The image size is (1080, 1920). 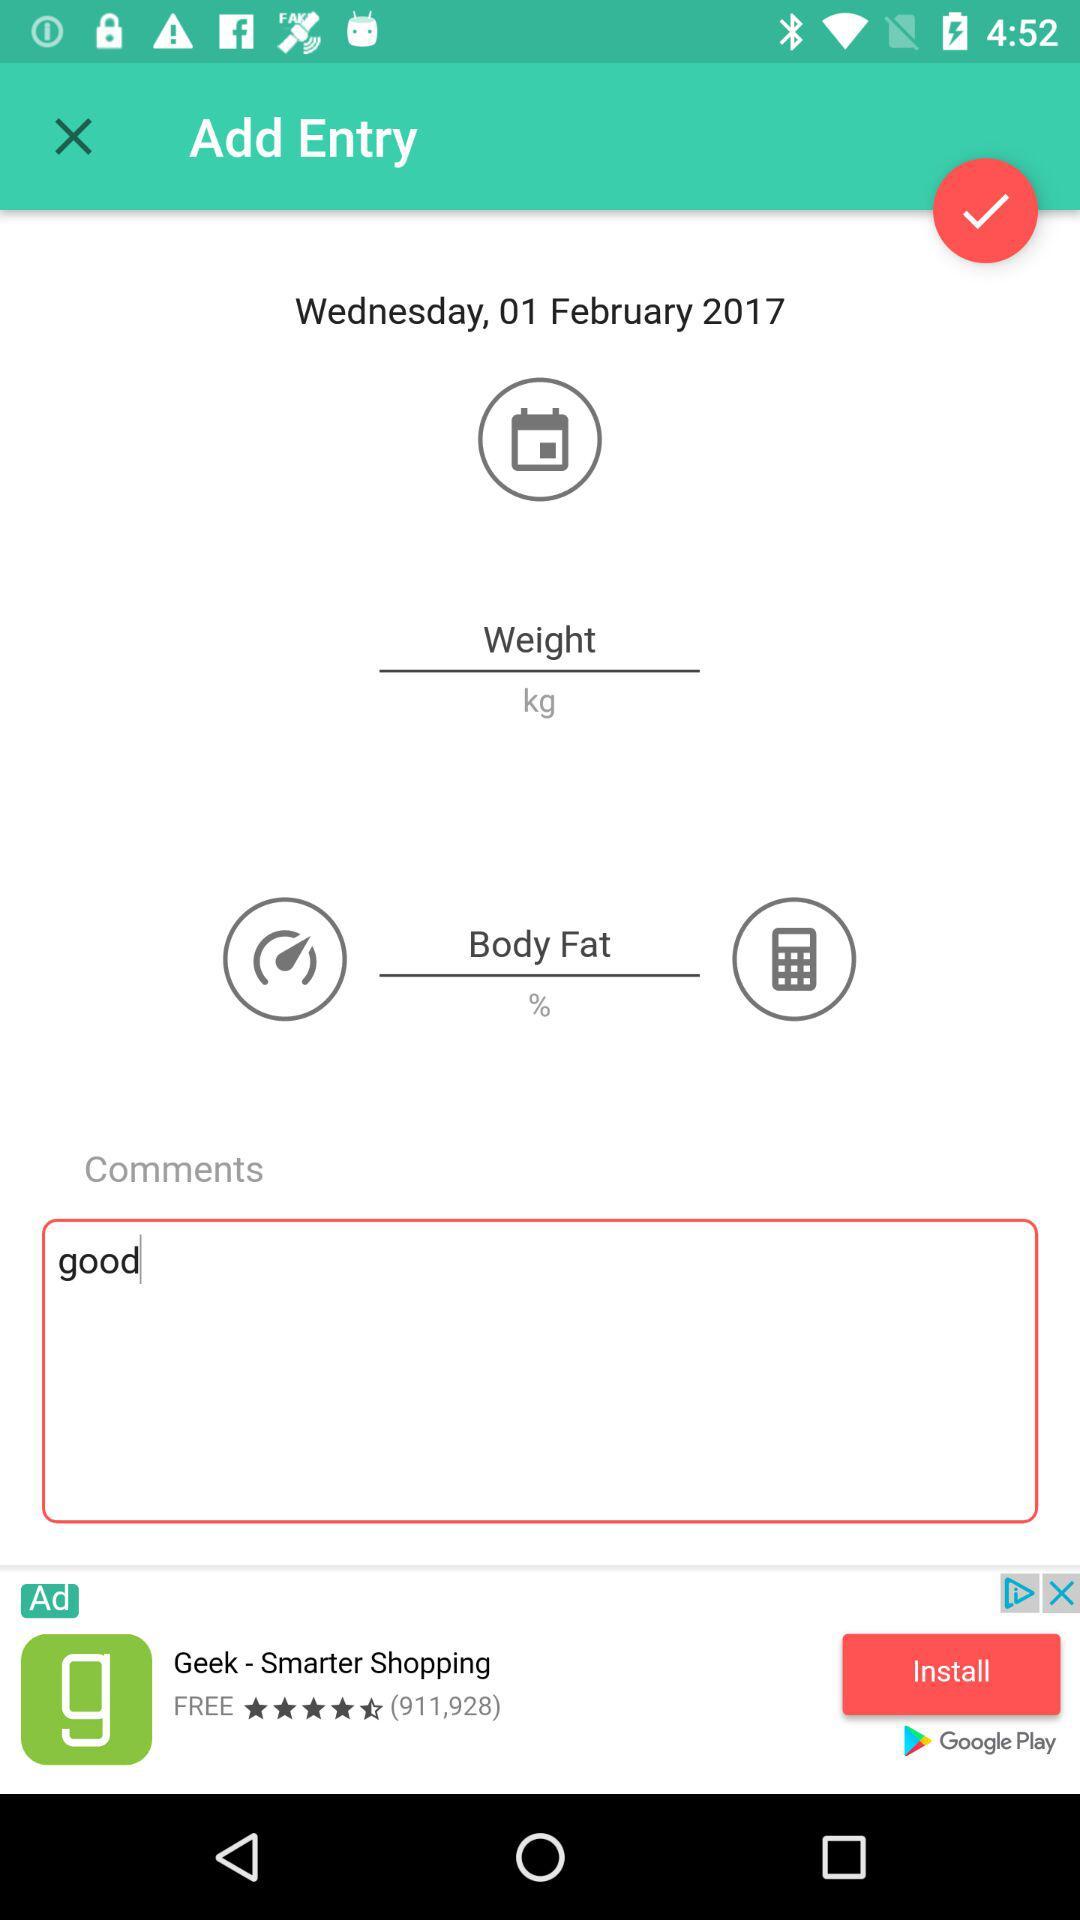 What do you see at coordinates (984, 210) in the screenshot?
I see `seleced` at bounding box center [984, 210].